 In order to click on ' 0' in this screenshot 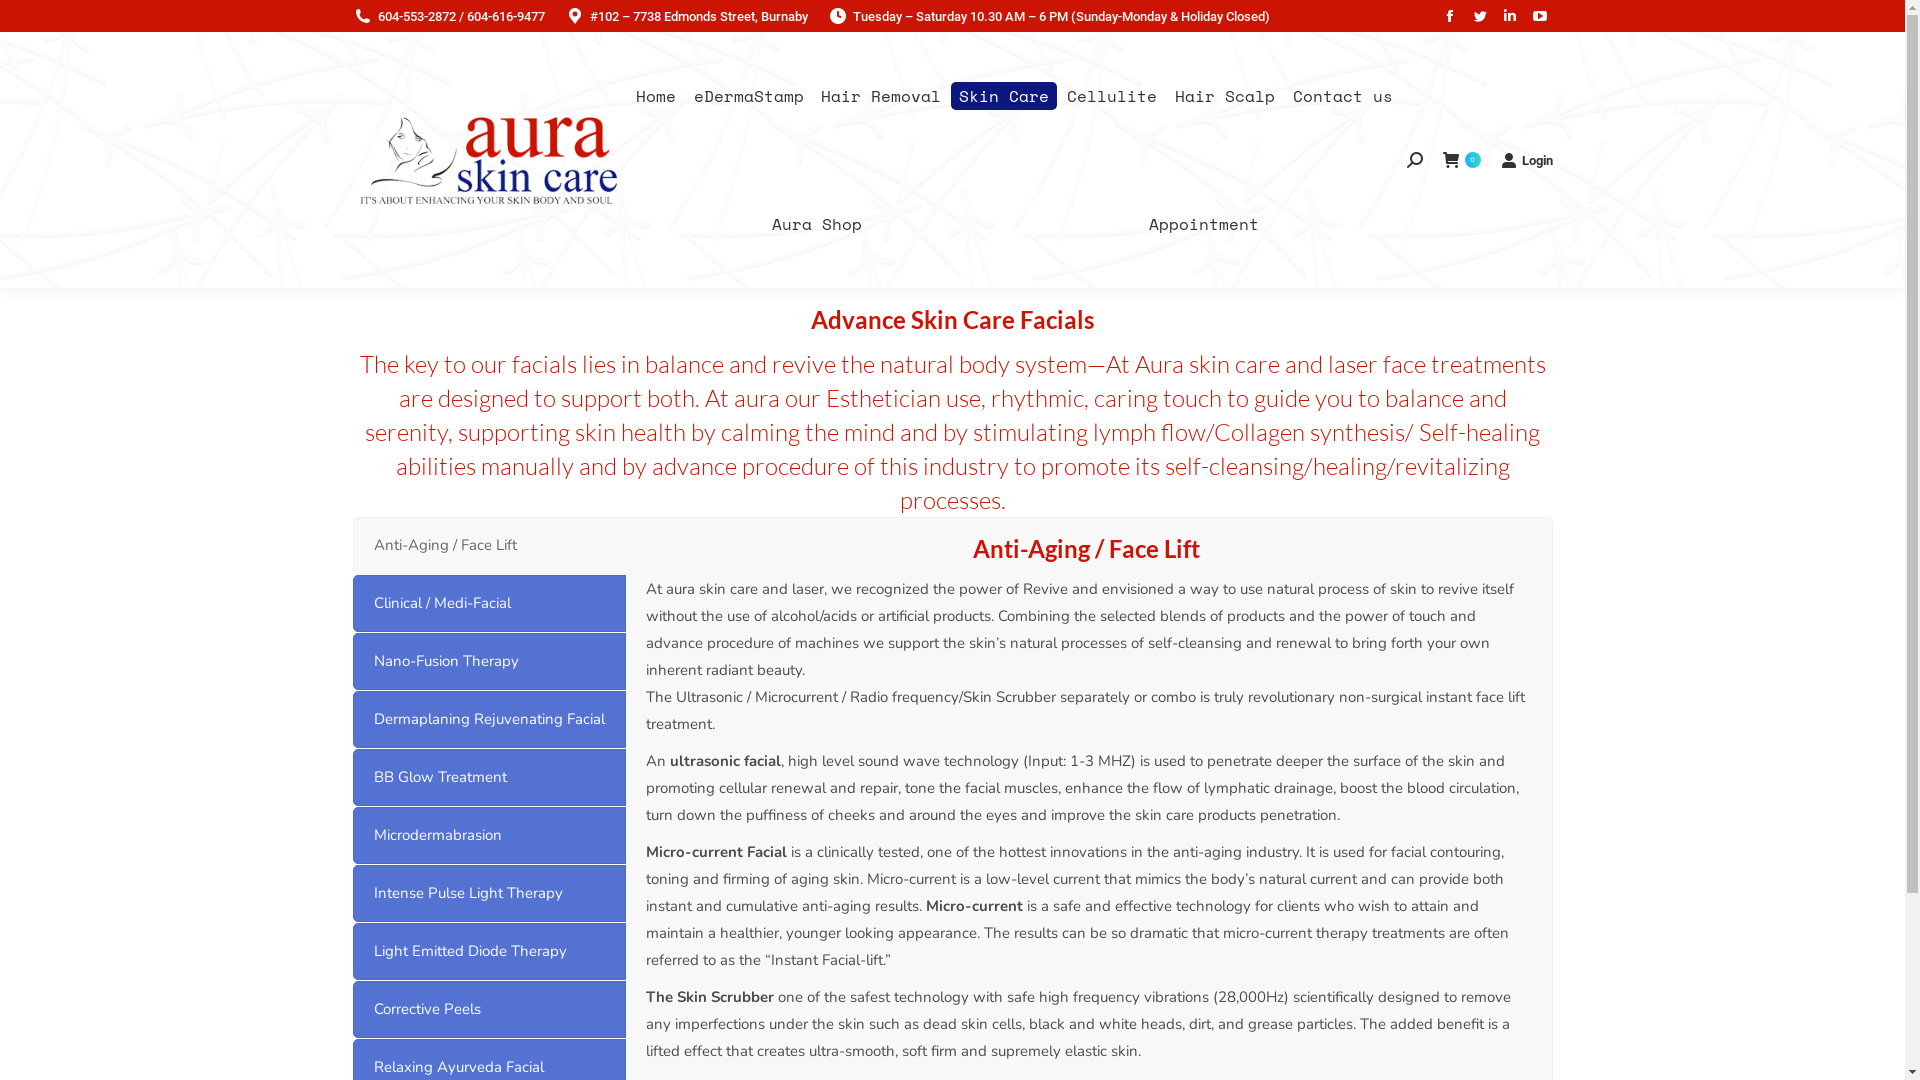, I will do `click(1460, 159)`.